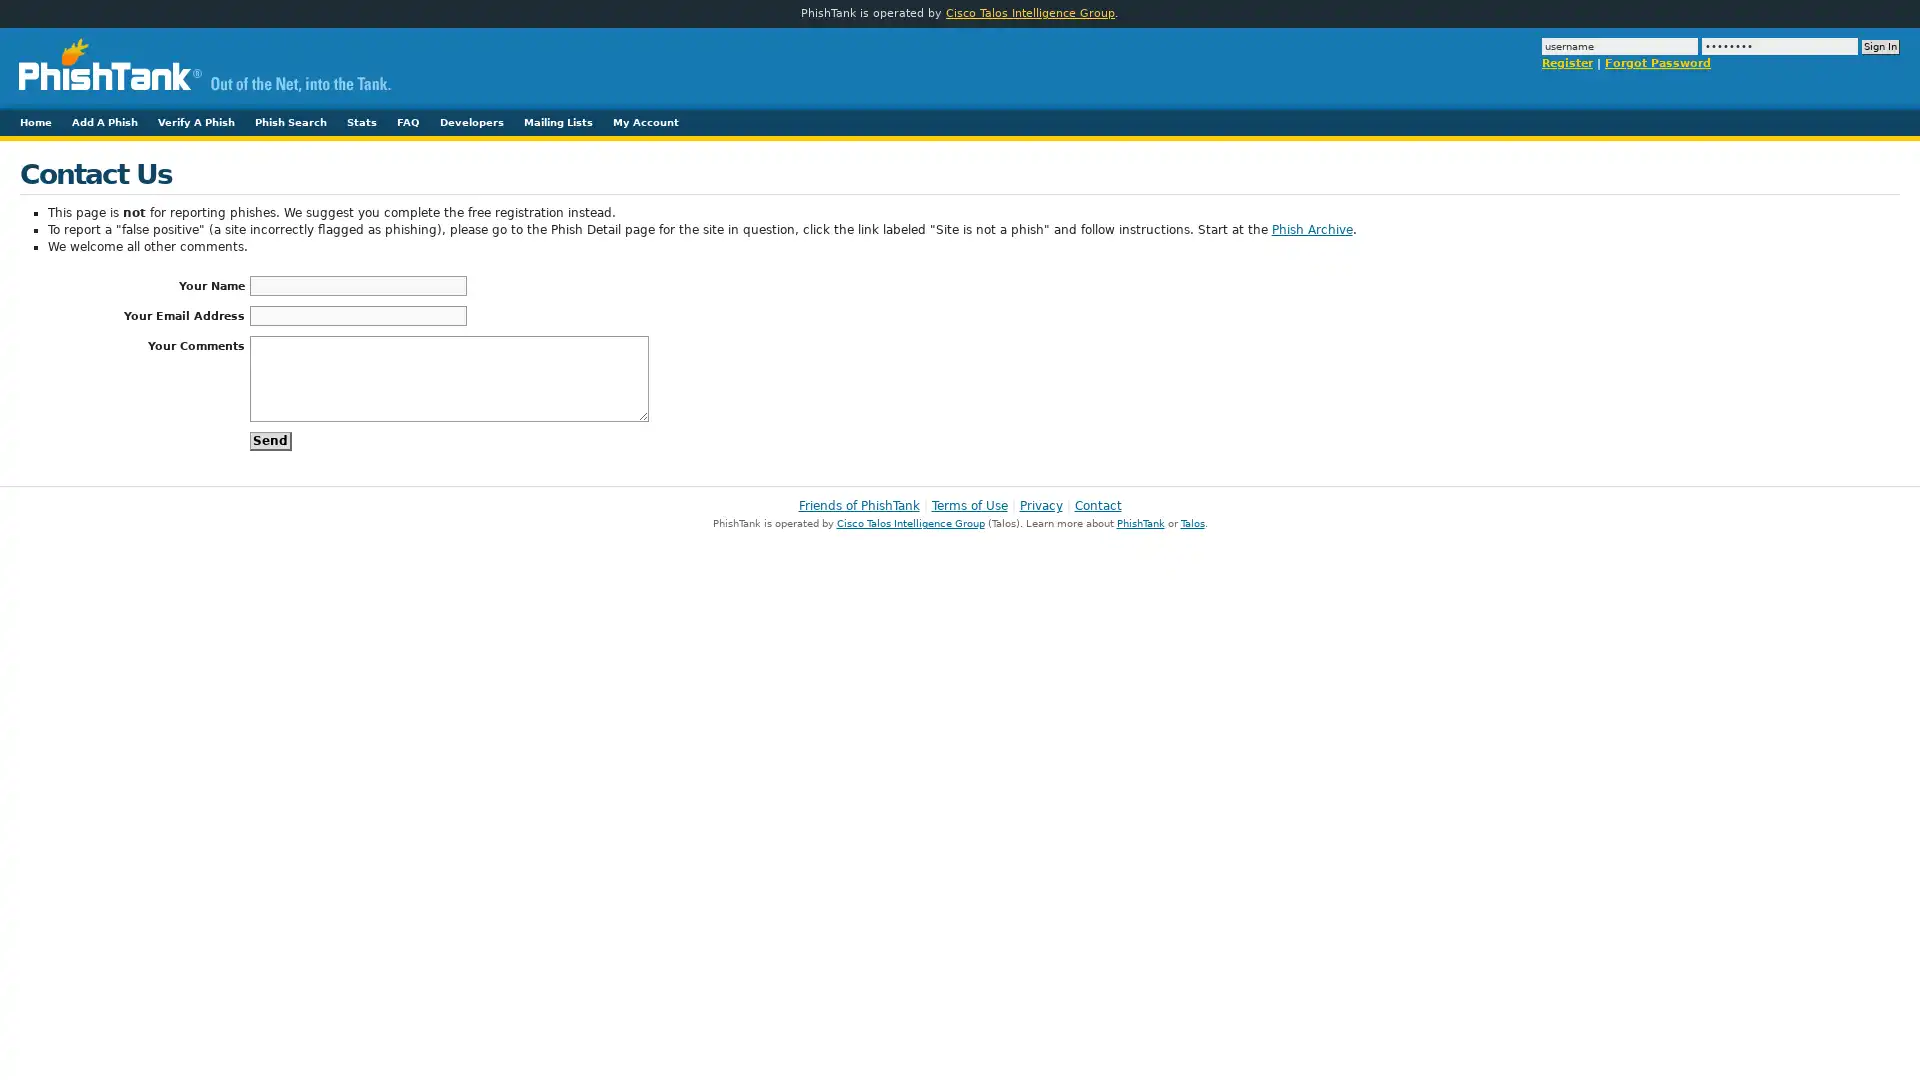 The width and height of the screenshot is (1920, 1080). Describe the element at coordinates (1880, 46) in the screenshot. I see `Sign In` at that location.